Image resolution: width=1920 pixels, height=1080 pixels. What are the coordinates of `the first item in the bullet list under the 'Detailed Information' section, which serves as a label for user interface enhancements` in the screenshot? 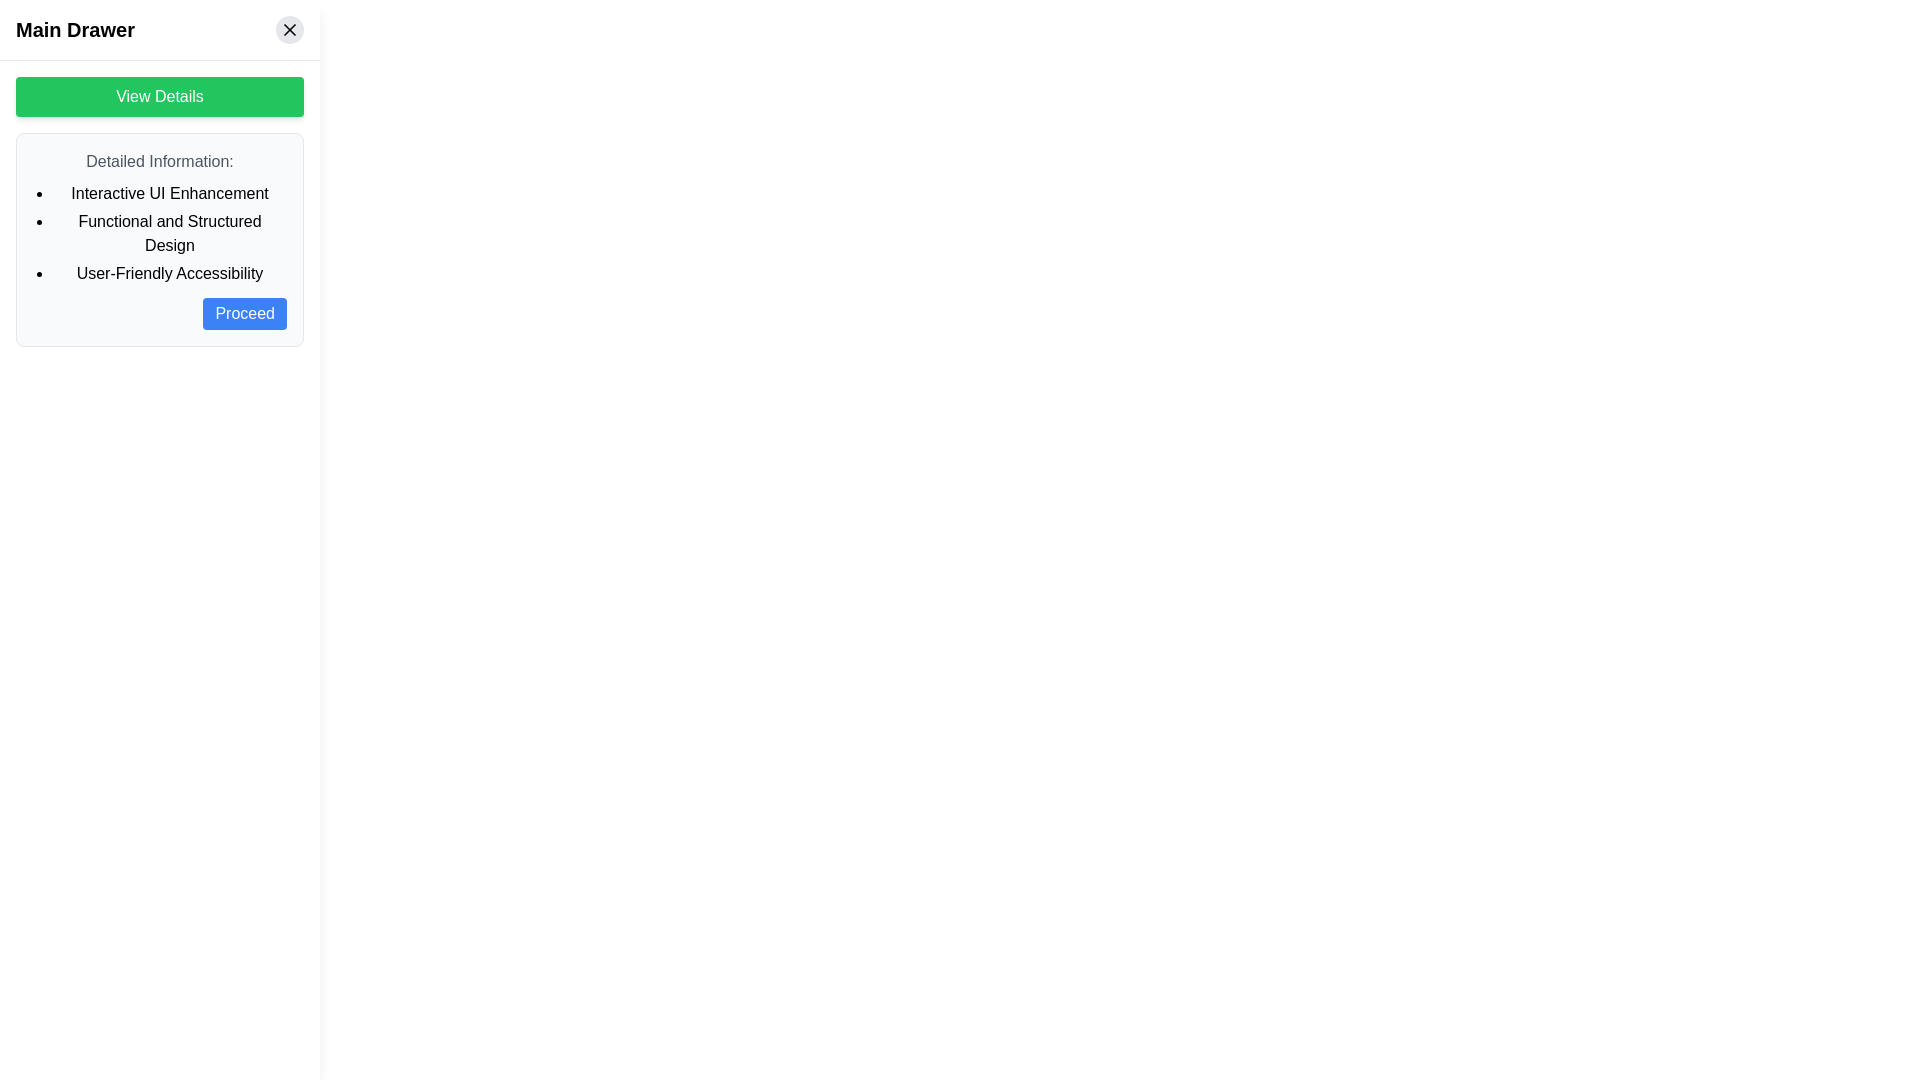 It's located at (169, 193).